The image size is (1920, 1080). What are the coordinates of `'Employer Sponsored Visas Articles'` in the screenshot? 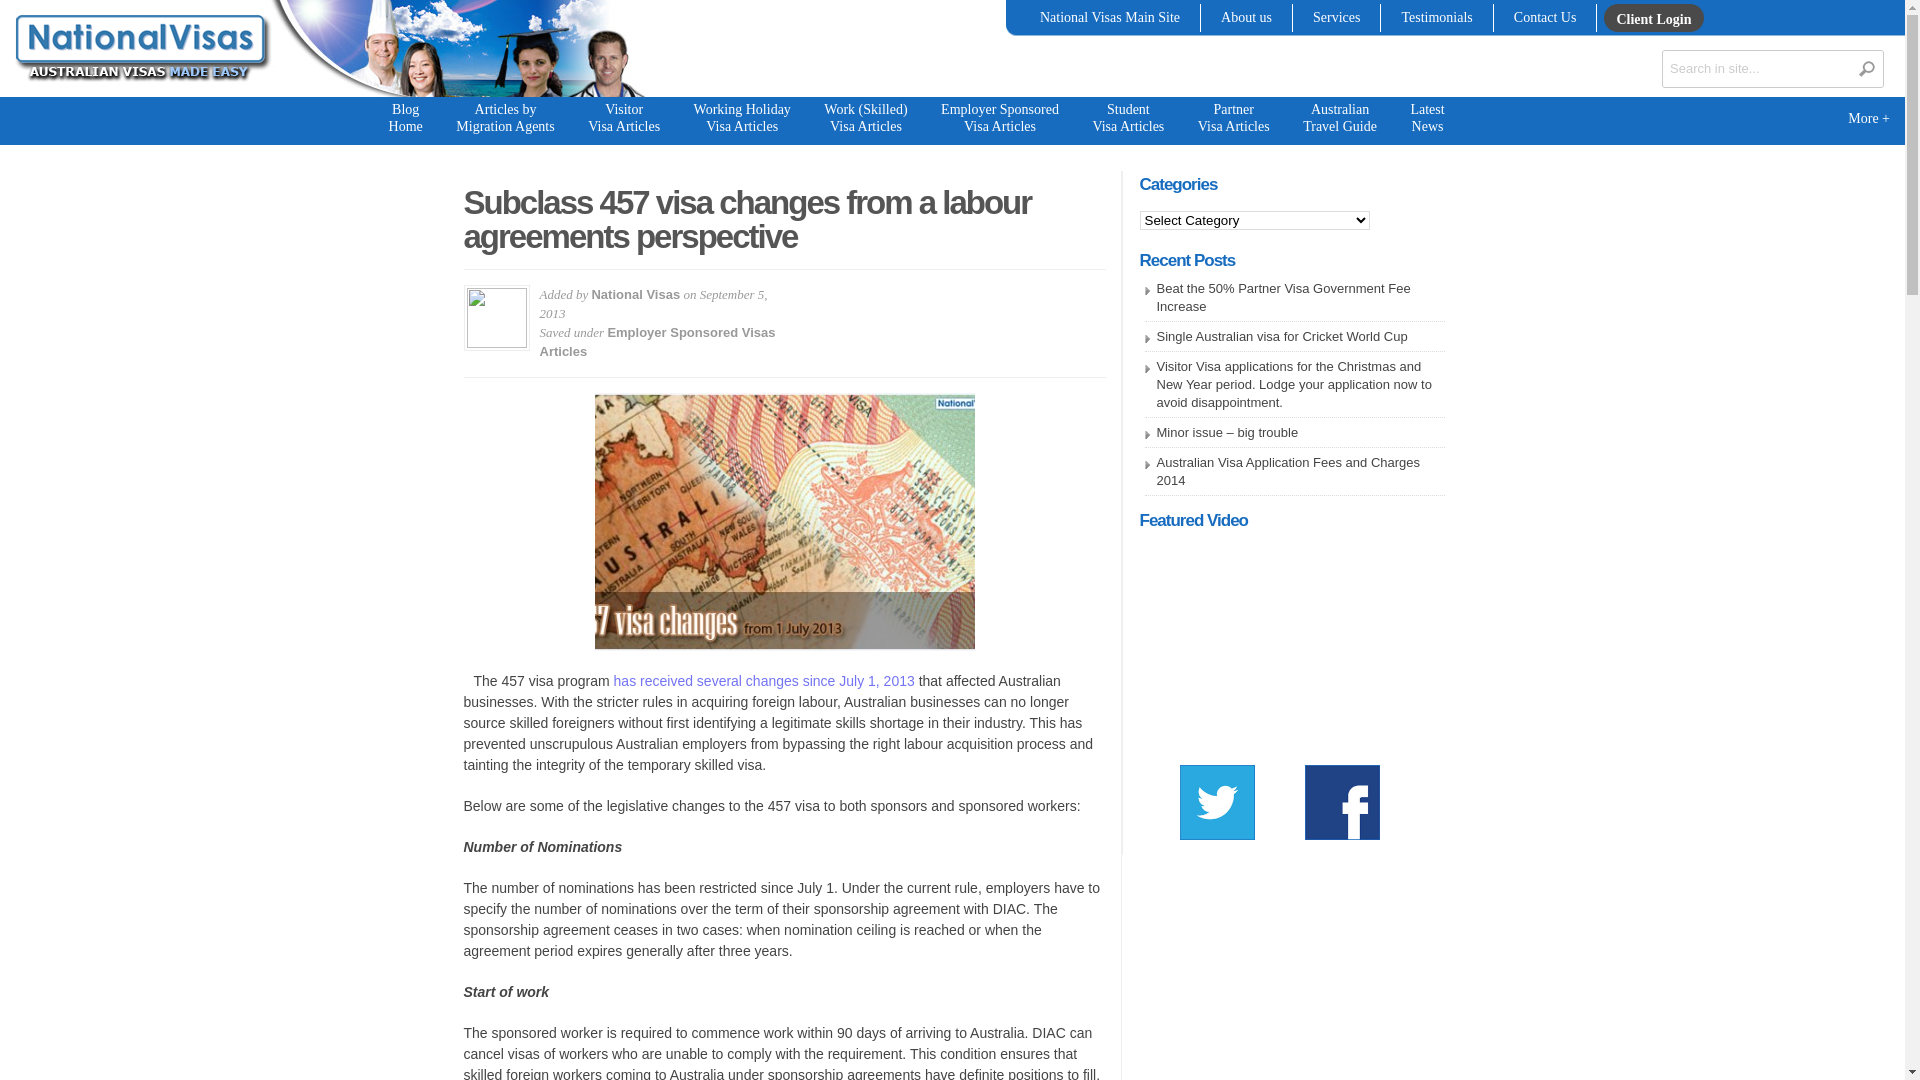 It's located at (657, 341).